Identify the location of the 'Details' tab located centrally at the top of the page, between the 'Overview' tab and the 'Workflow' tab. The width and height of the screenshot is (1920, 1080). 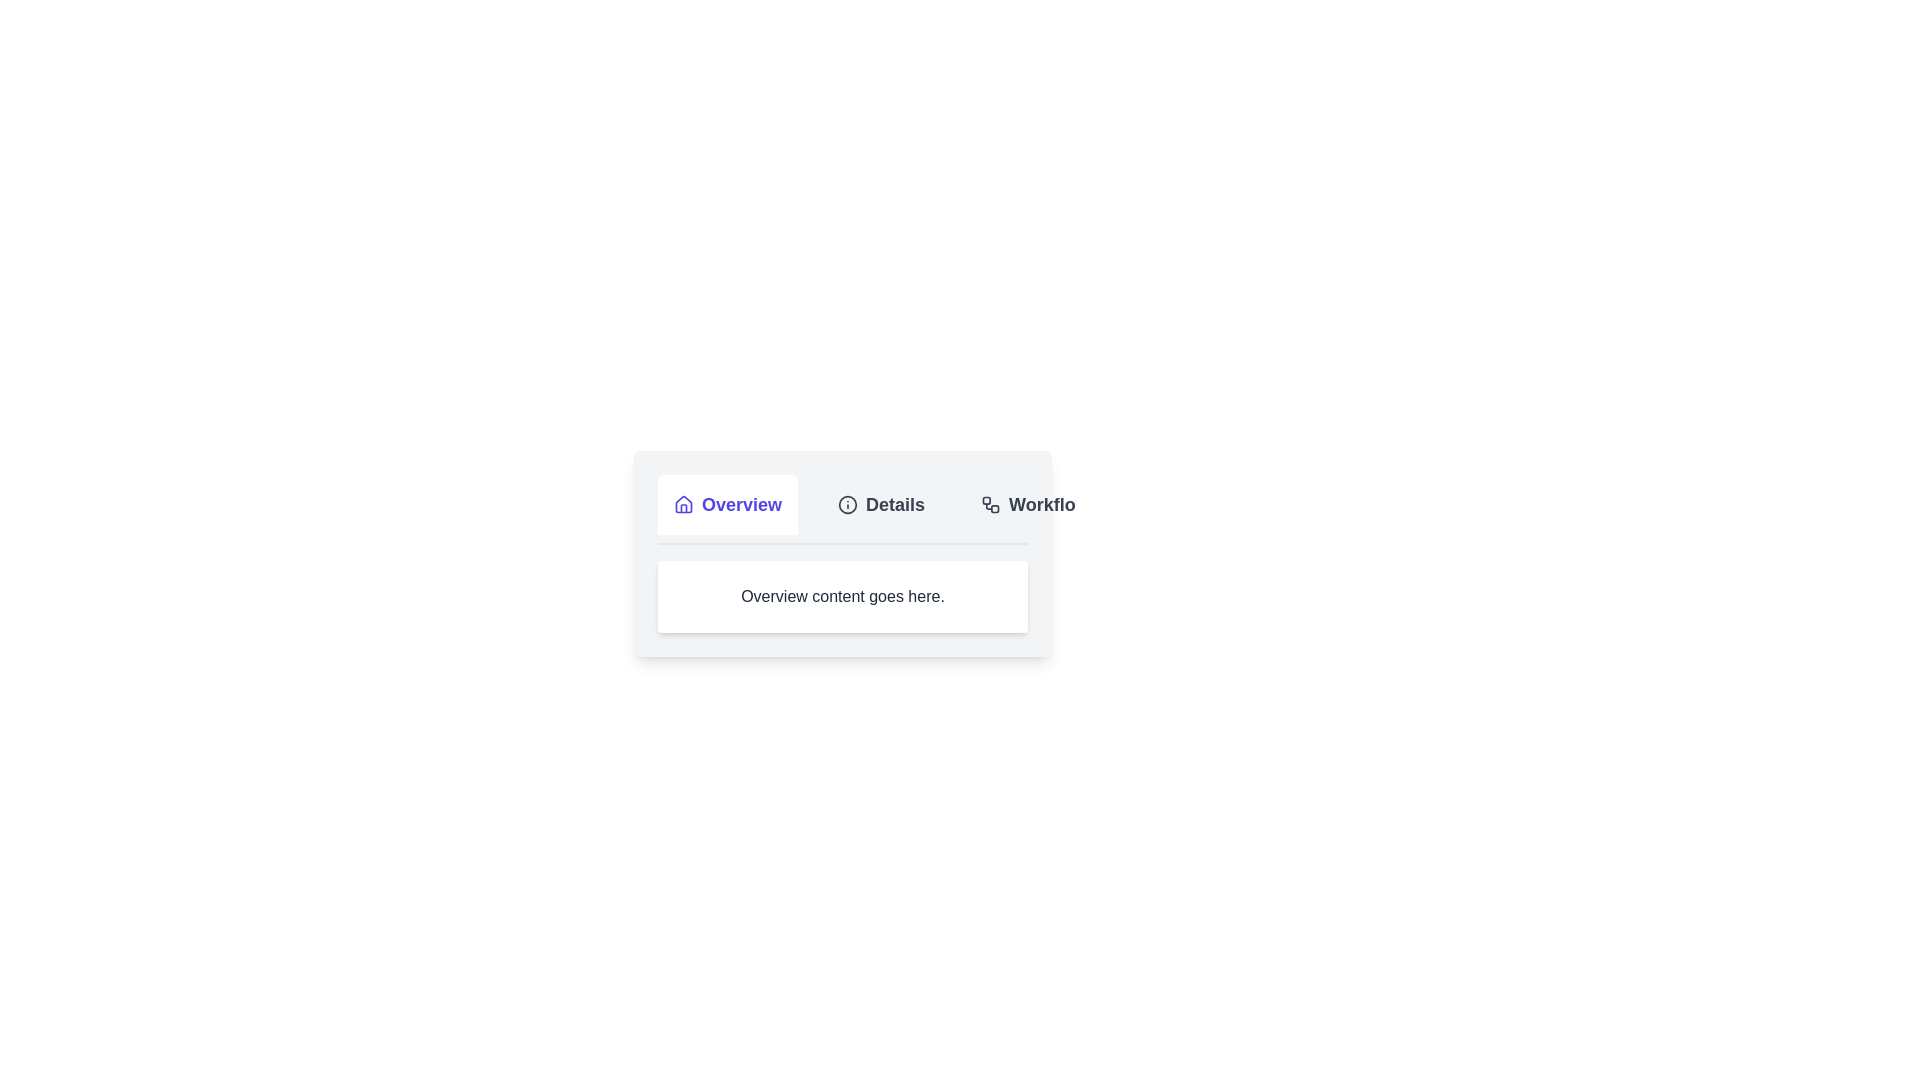
(880, 504).